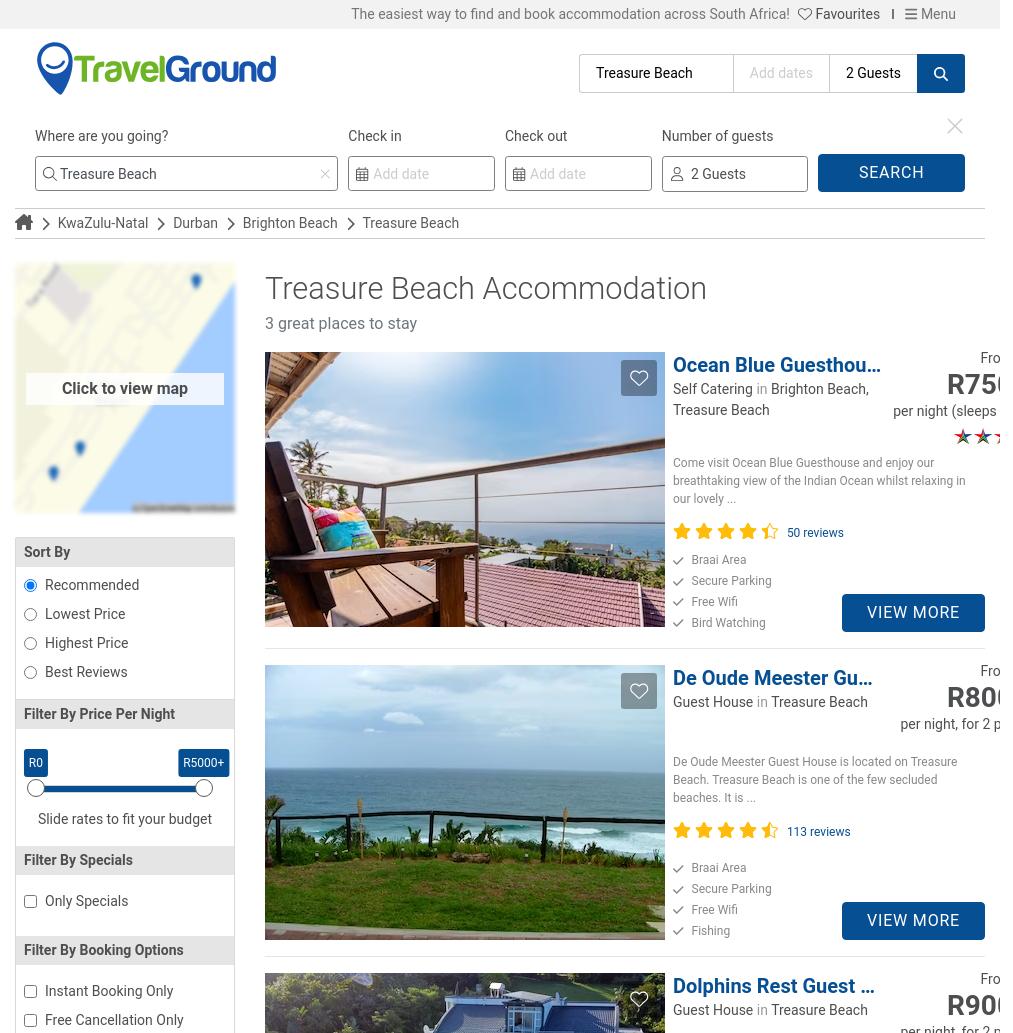 This screenshot has width=1013, height=1033. Describe the element at coordinates (83, 613) in the screenshot. I see `'Lowest Price'` at that location.